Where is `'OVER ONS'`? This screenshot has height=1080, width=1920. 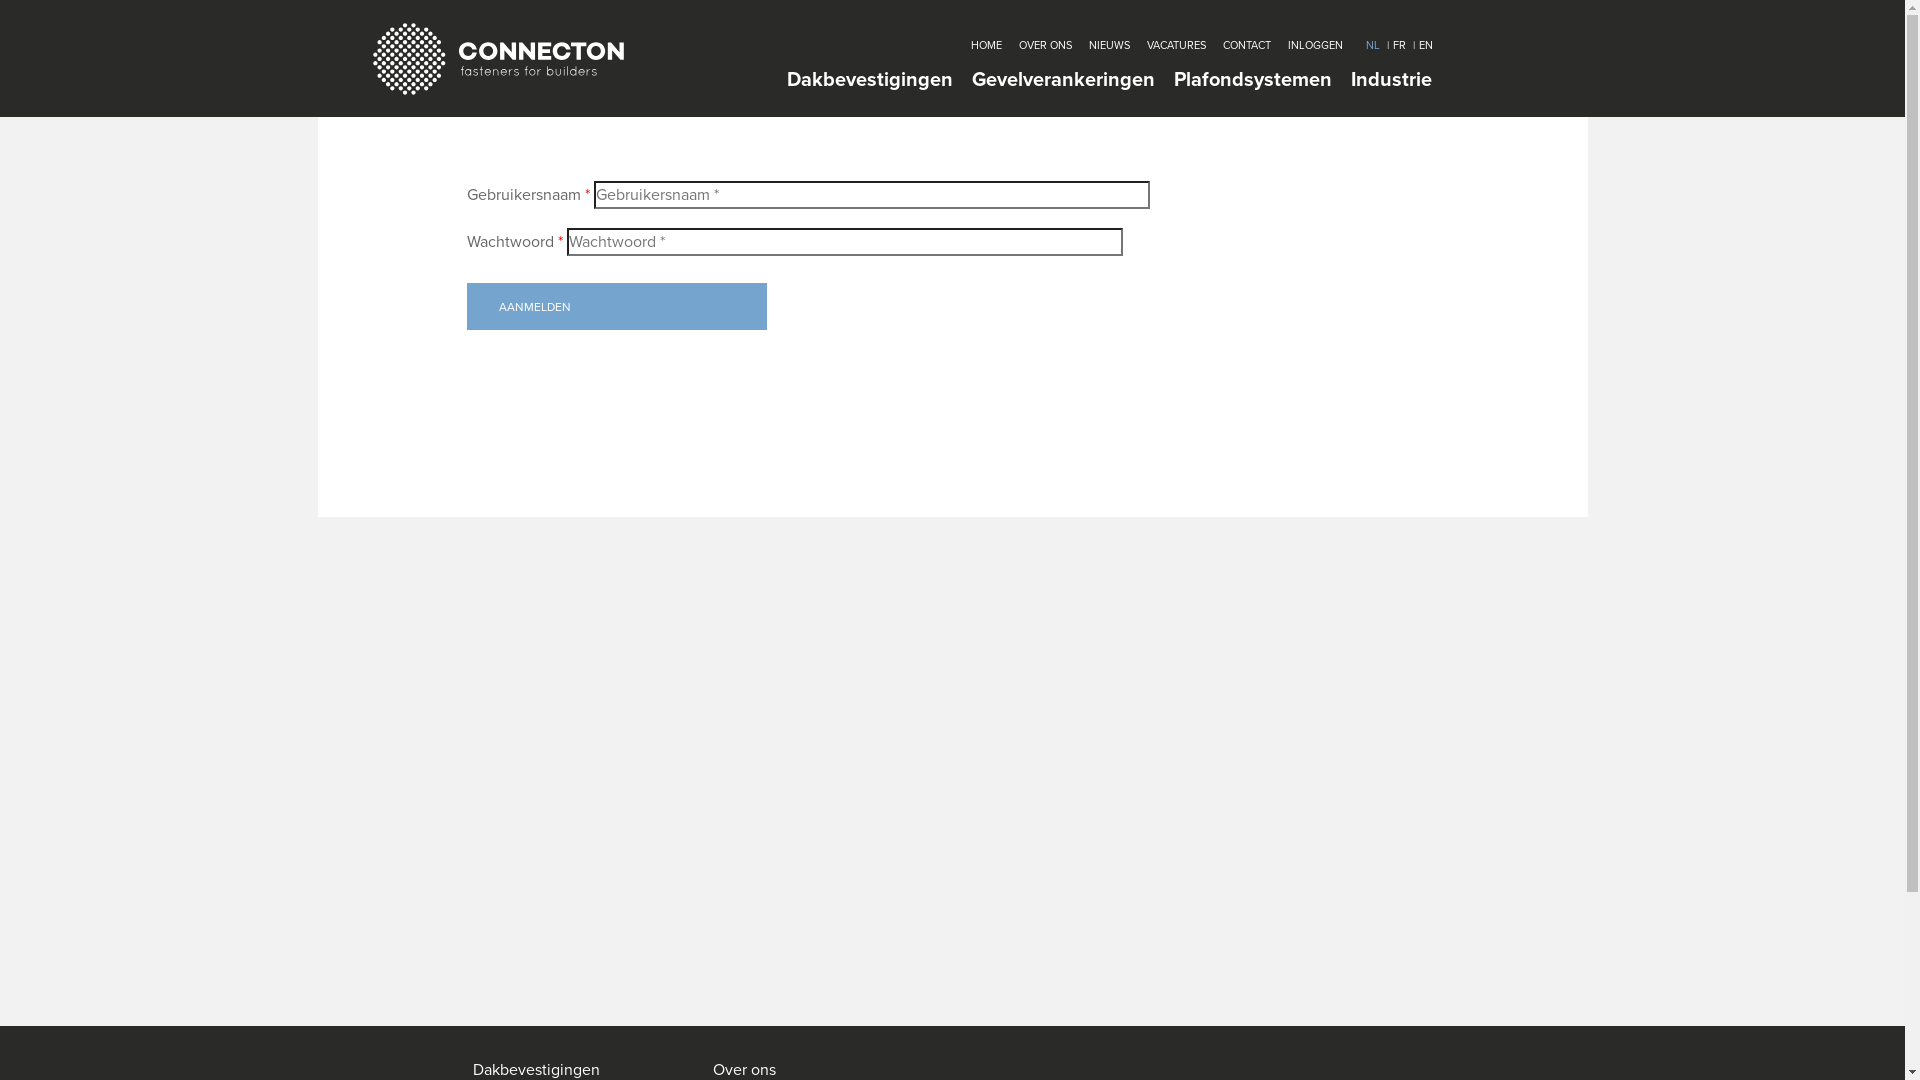 'OVER ONS' is located at coordinates (1017, 45).